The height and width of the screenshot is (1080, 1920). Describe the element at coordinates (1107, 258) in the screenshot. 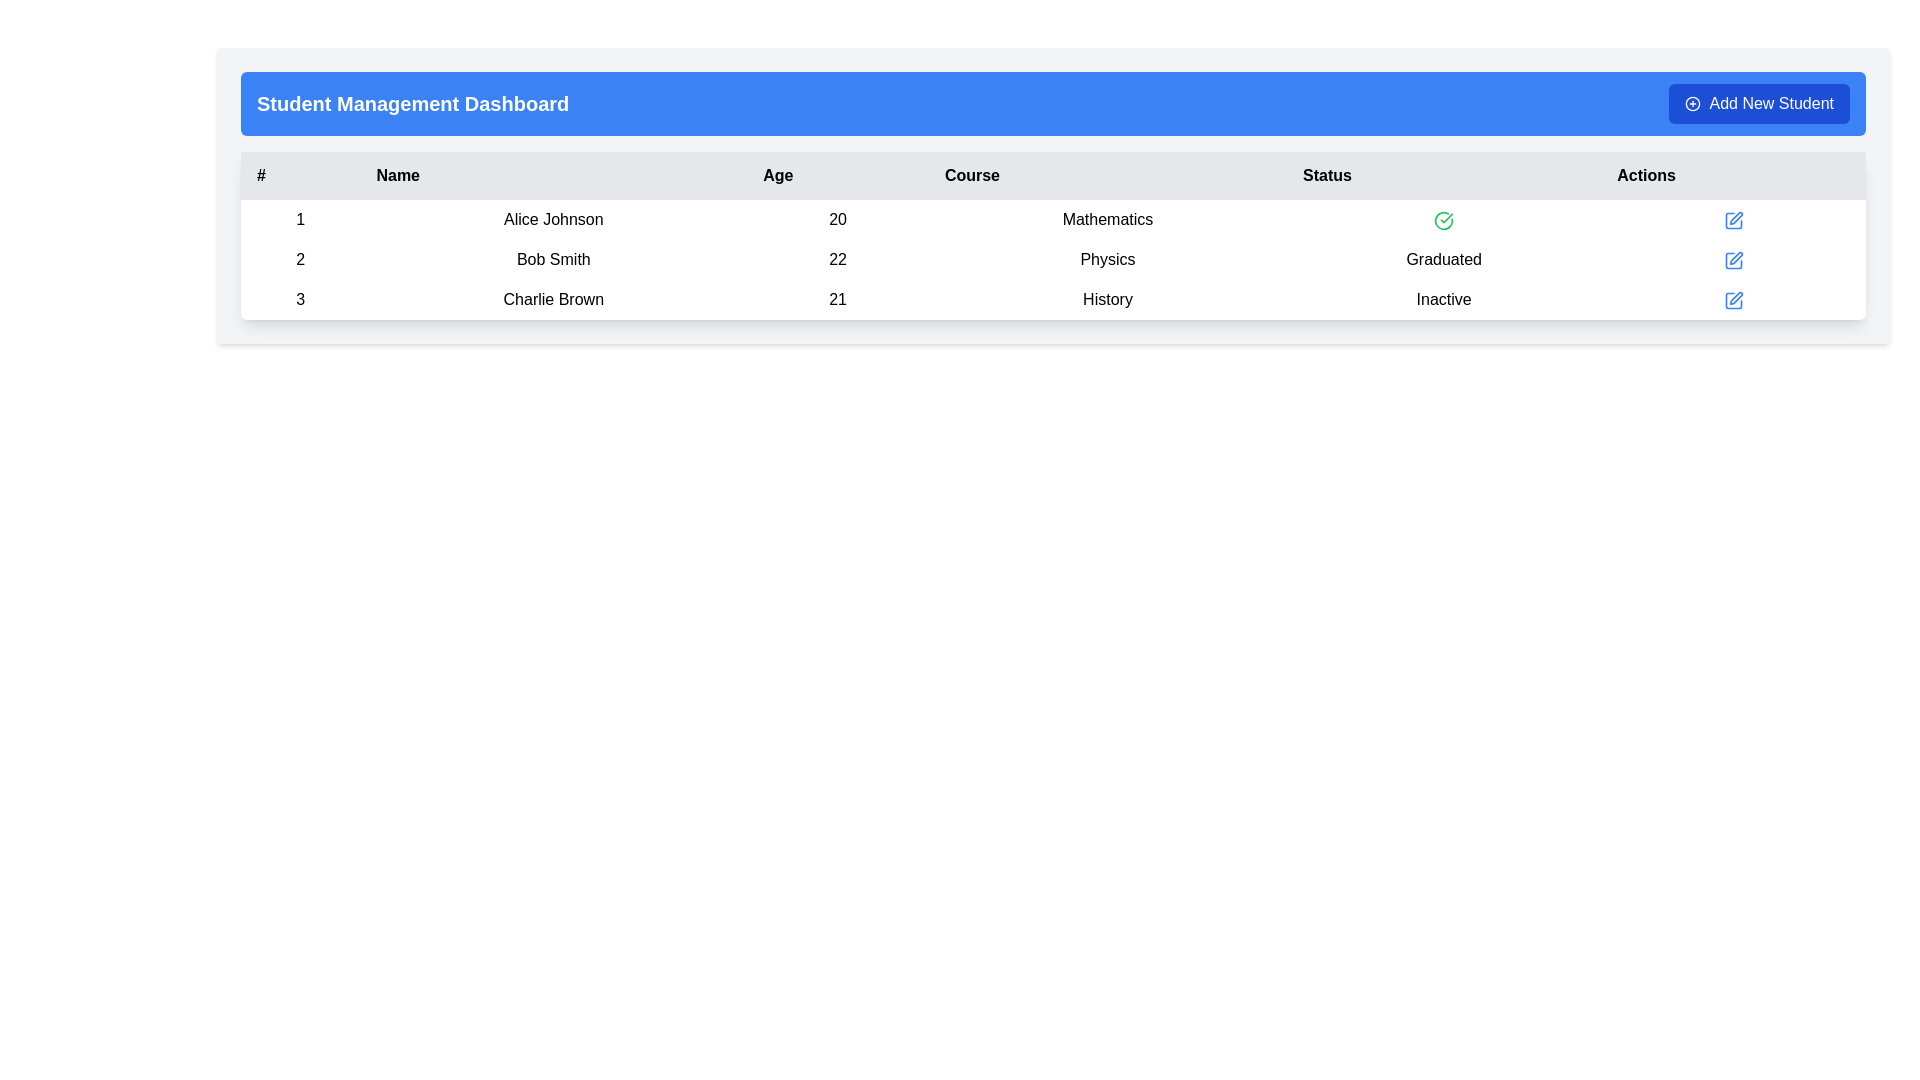

I see `the 'Physics' text label in the 'Course' column of the second row of the table, which is associated with 'Bob Smith's' entry` at that location.